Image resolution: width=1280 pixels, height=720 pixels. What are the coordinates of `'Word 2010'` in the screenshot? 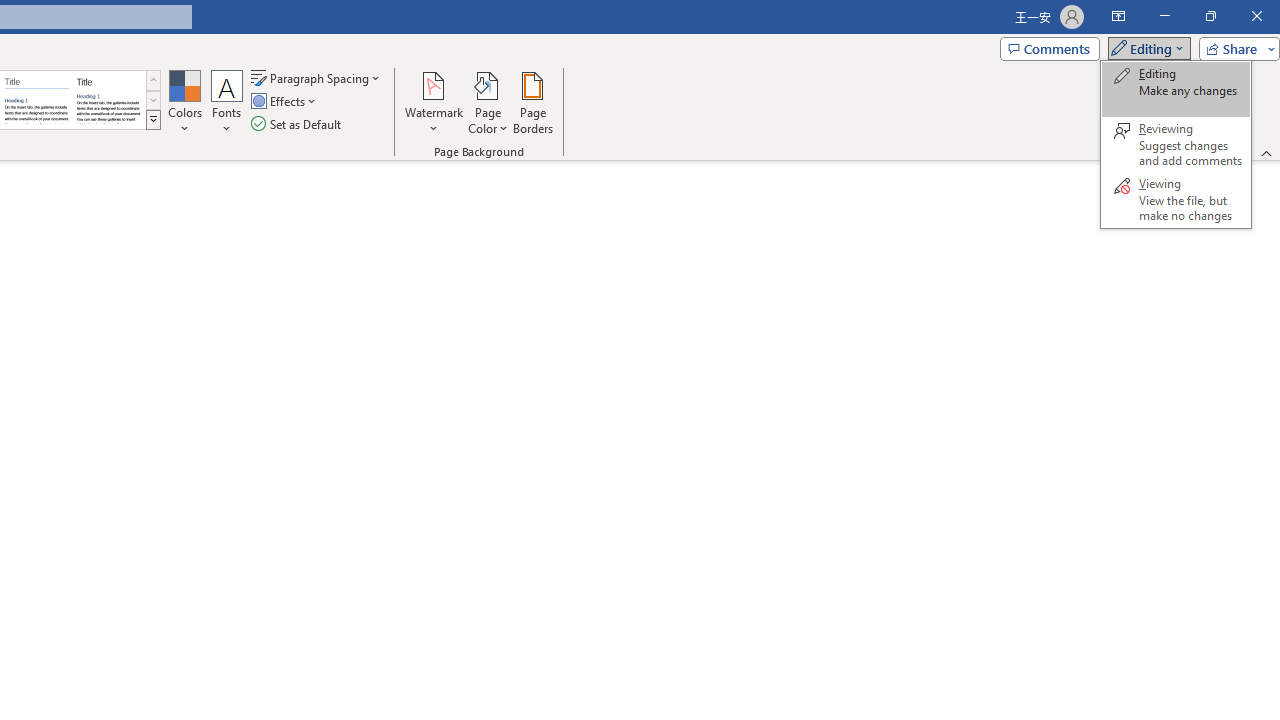 It's located at (37, 100).